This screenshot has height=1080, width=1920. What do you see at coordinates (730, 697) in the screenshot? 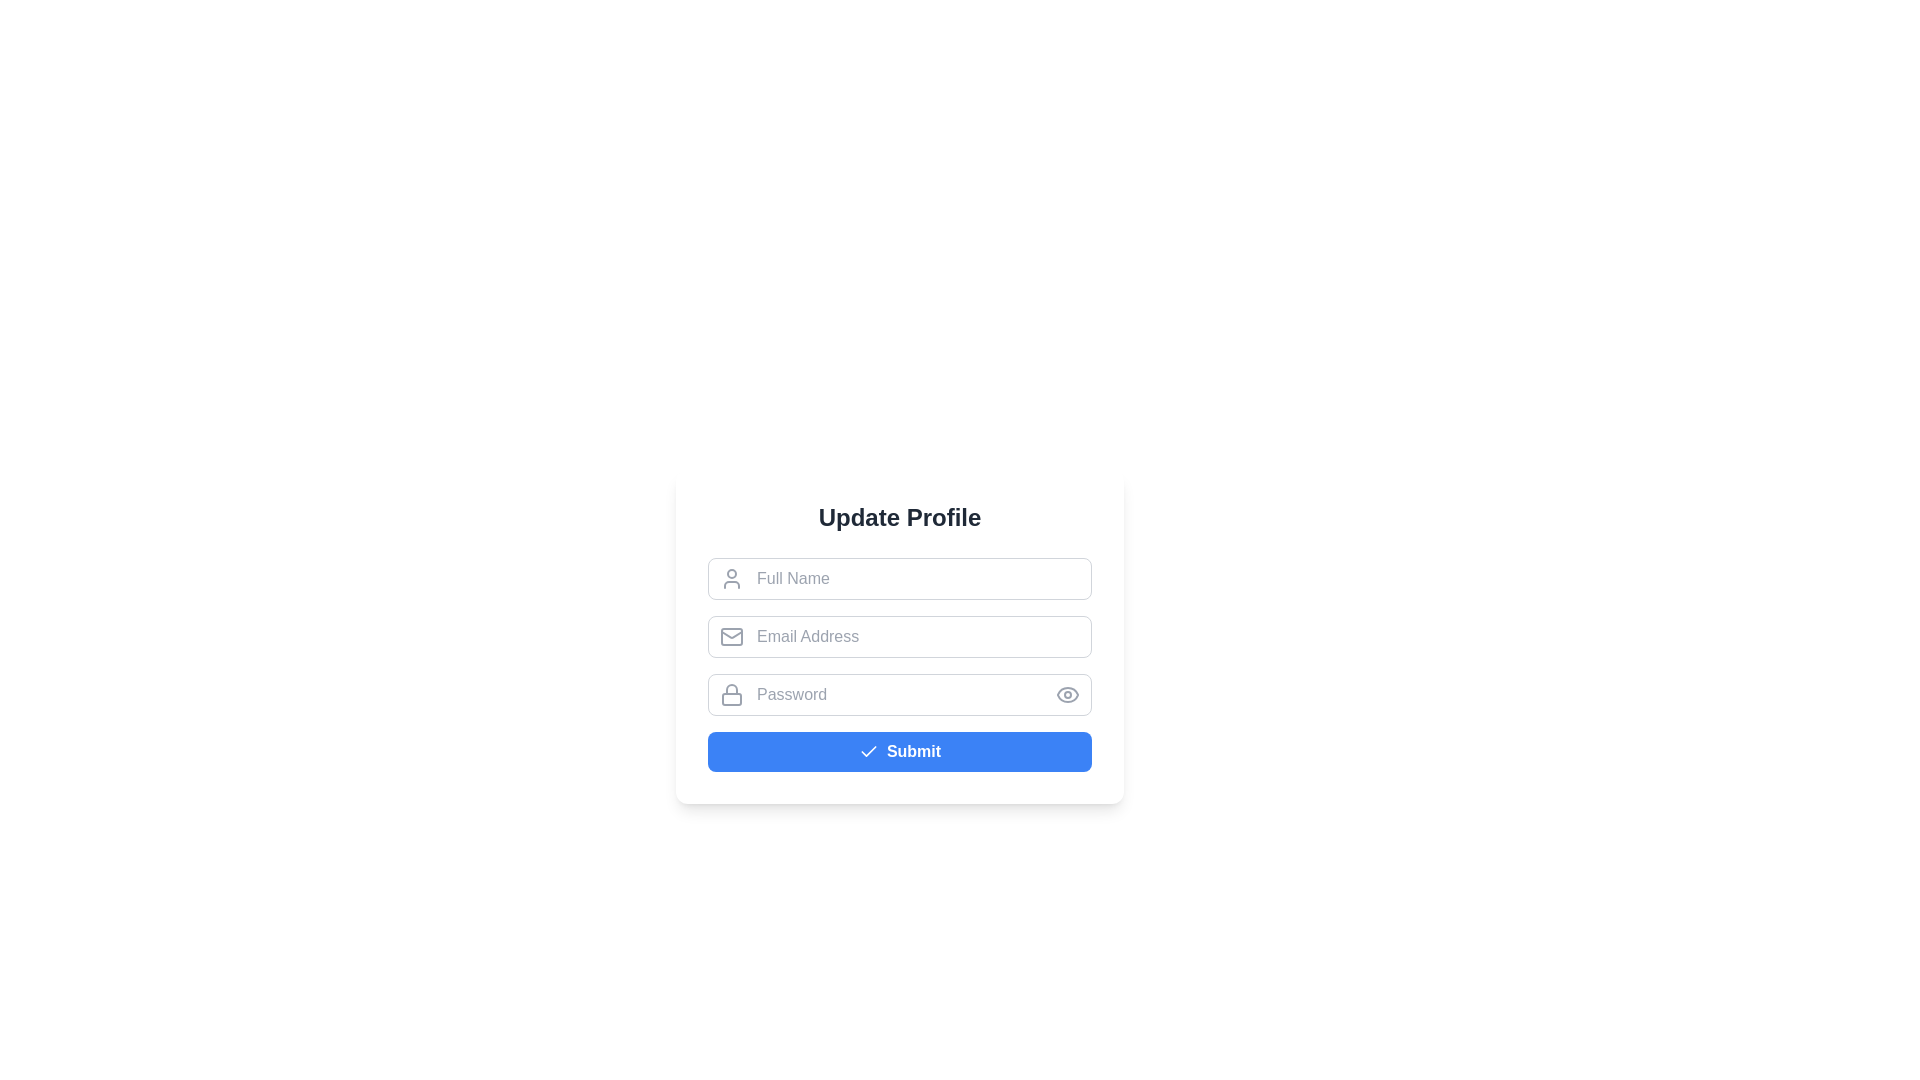
I see `the small rectangular decorative graphic element located within the lock icon, which is positioned to the left of the password input field` at bounding box center [730, 697].